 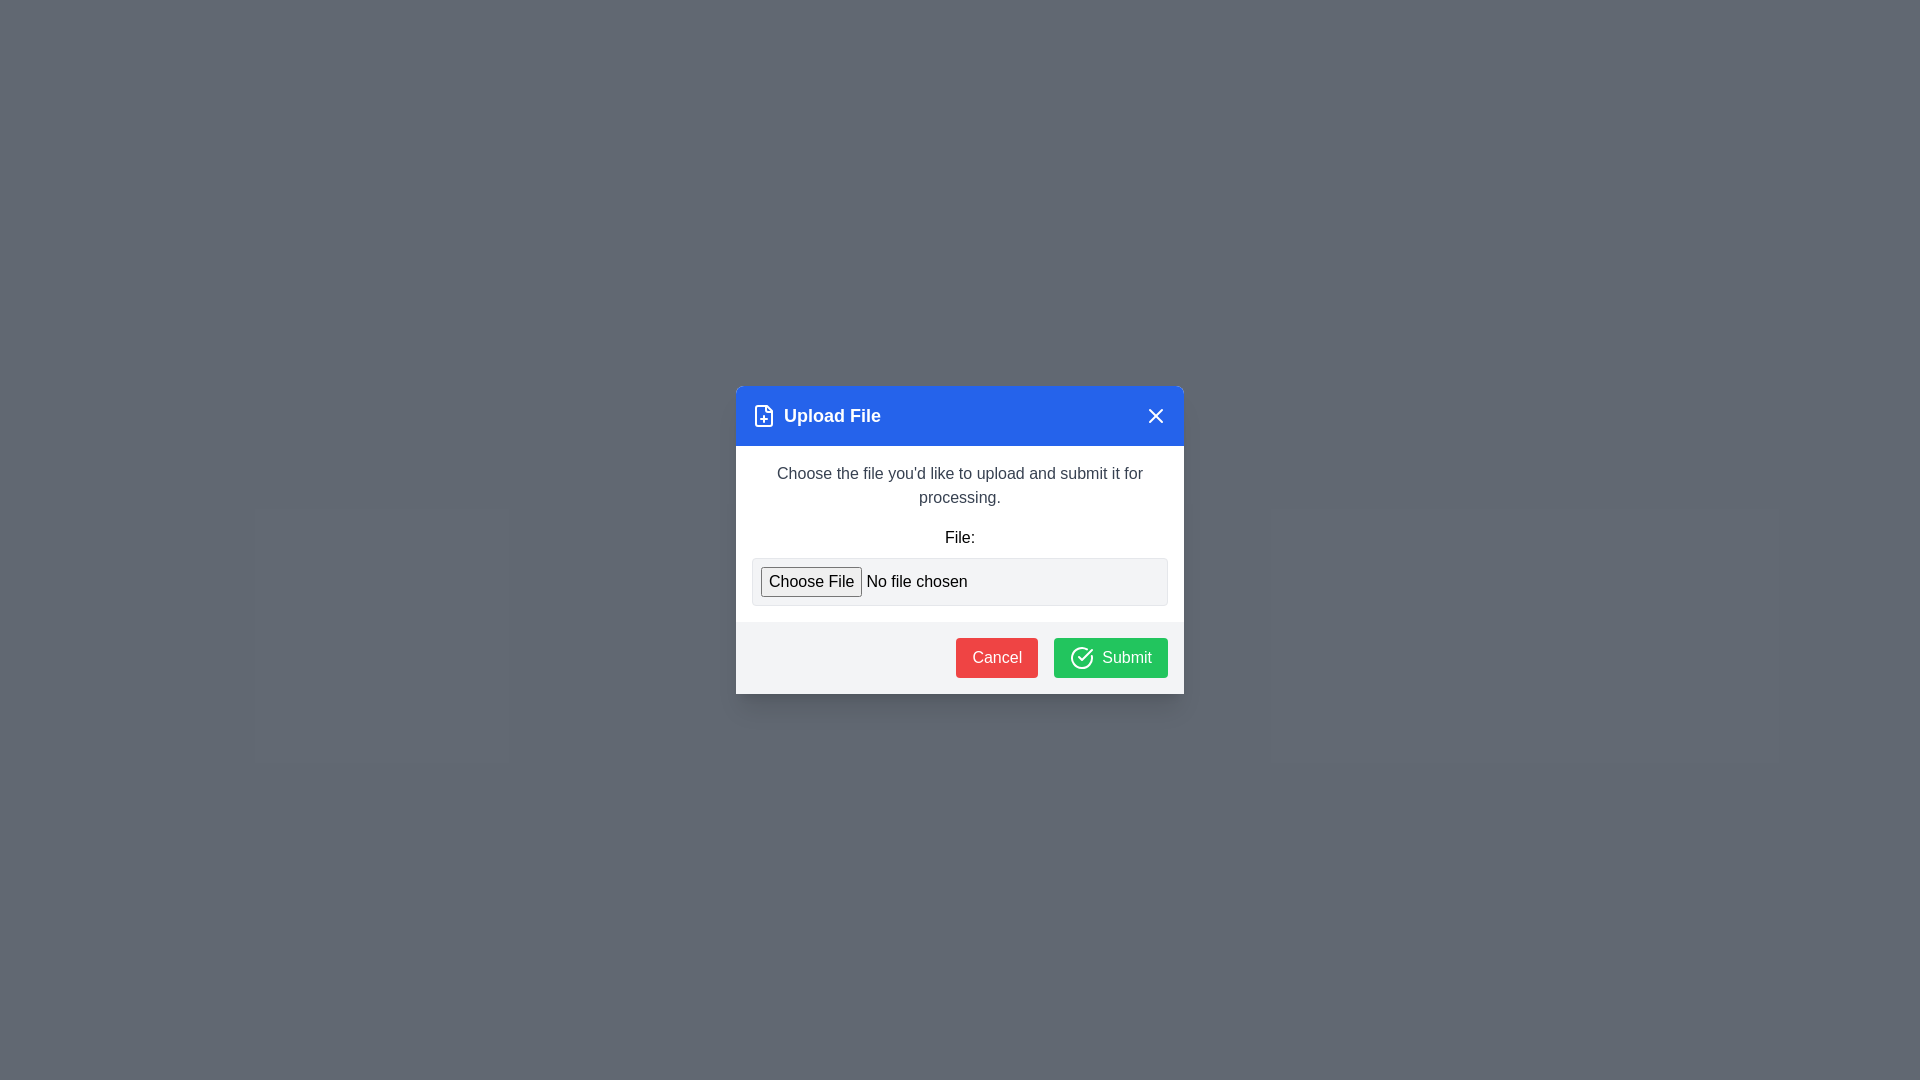 I want to click on close button in the header to dismiss the dialog, so click(x=1156, y=415).